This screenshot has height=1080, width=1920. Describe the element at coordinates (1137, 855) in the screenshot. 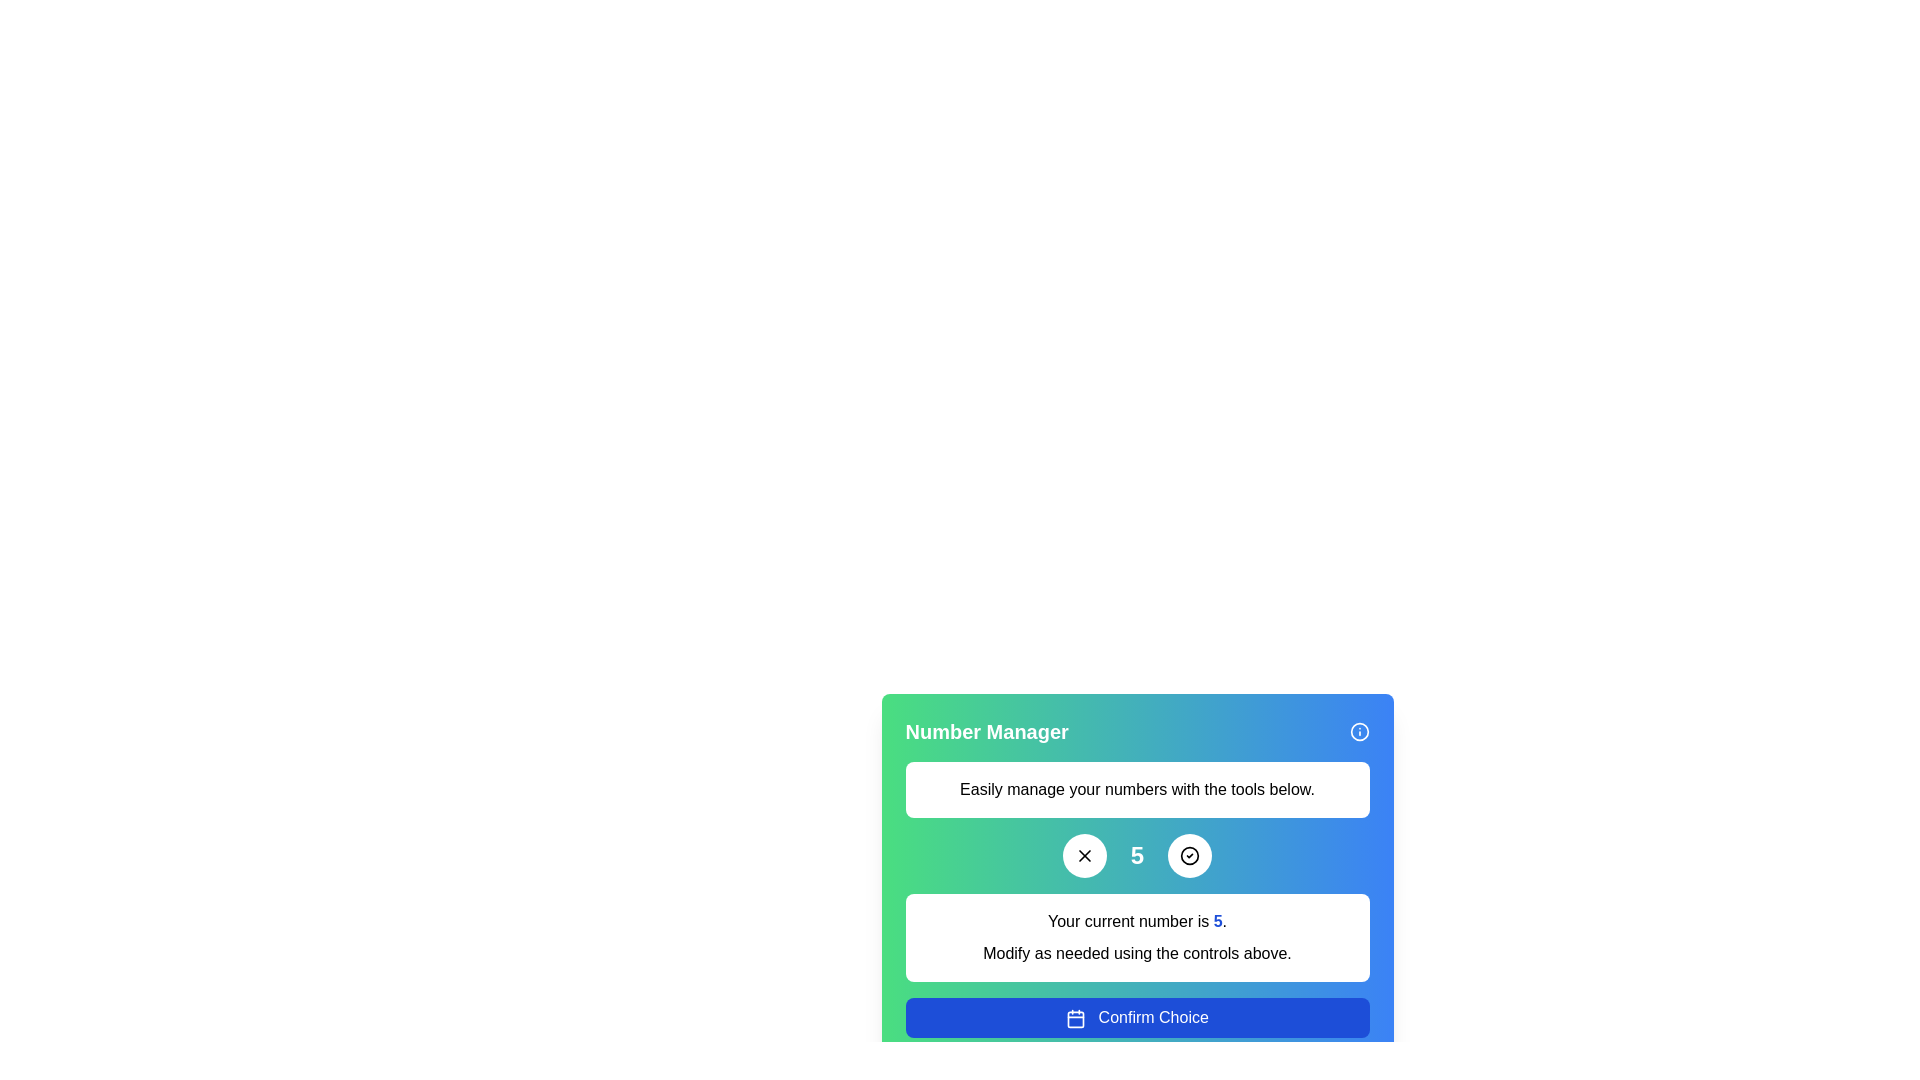

I see `the numeric value '5' displayed in bold font within the 'Number Manager' section, which is centrally aligned and flanked by circular buttons` at that location.